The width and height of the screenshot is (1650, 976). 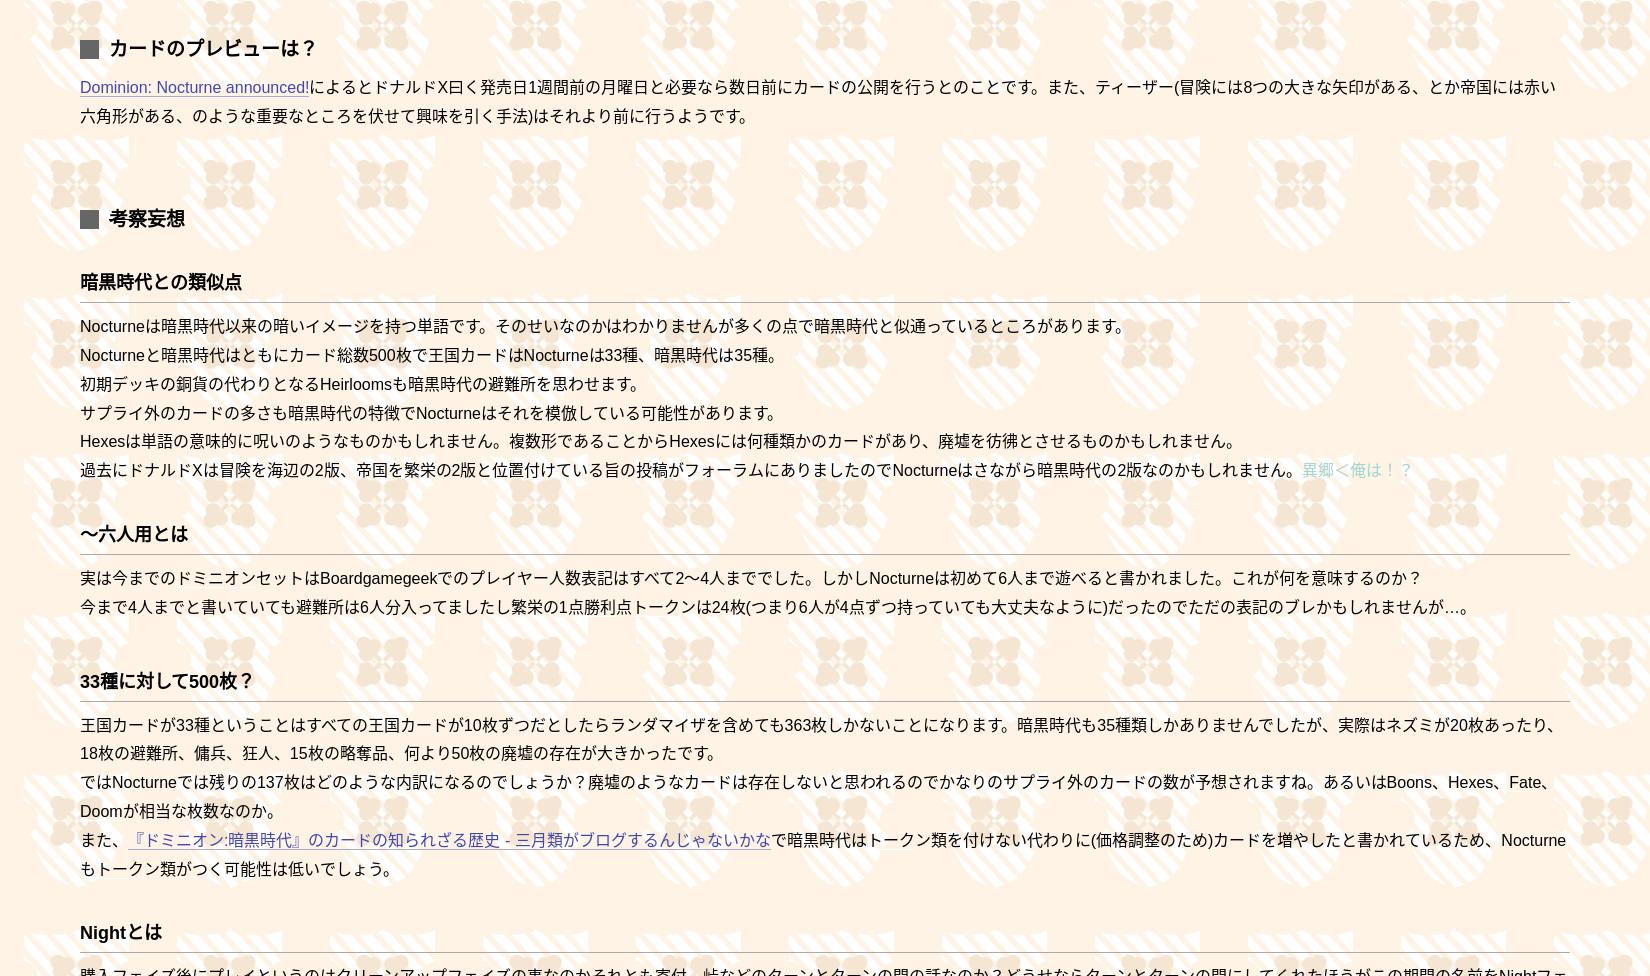 I want to click on '今まで4人までと書いていても避難所は6人分入ってましたし繁栄の1点', so click(x=331, y=606).